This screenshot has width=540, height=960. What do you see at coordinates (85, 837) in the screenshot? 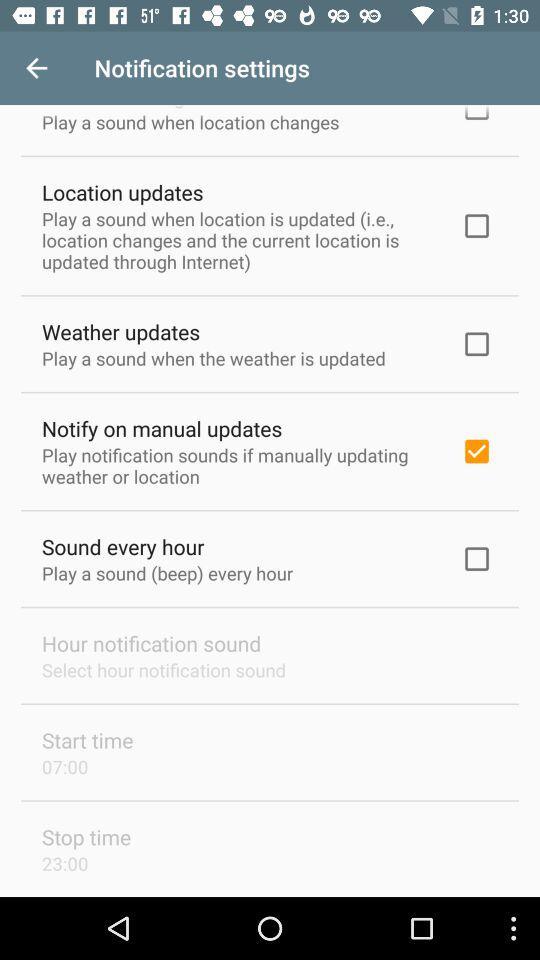
I see `the stop time item` at bounding box center [85, 837].